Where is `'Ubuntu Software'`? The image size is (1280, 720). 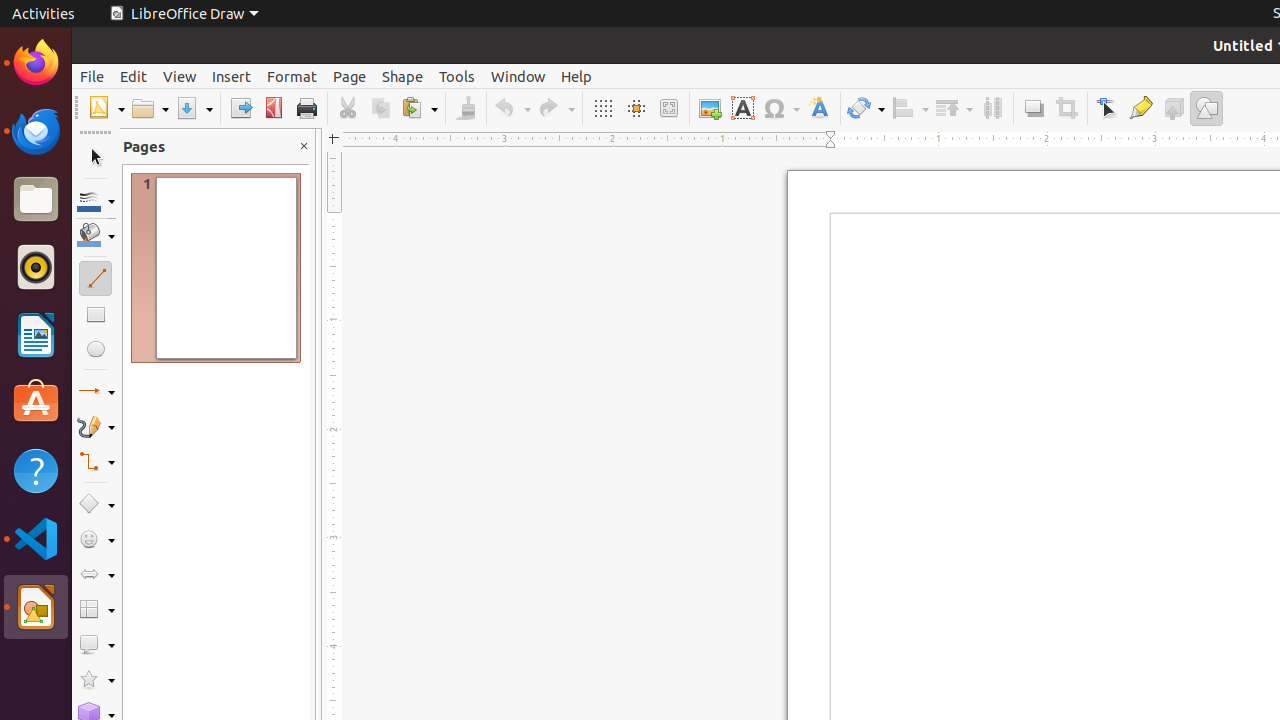 'Ubuntu Software' is located at coordinates (35, 403).